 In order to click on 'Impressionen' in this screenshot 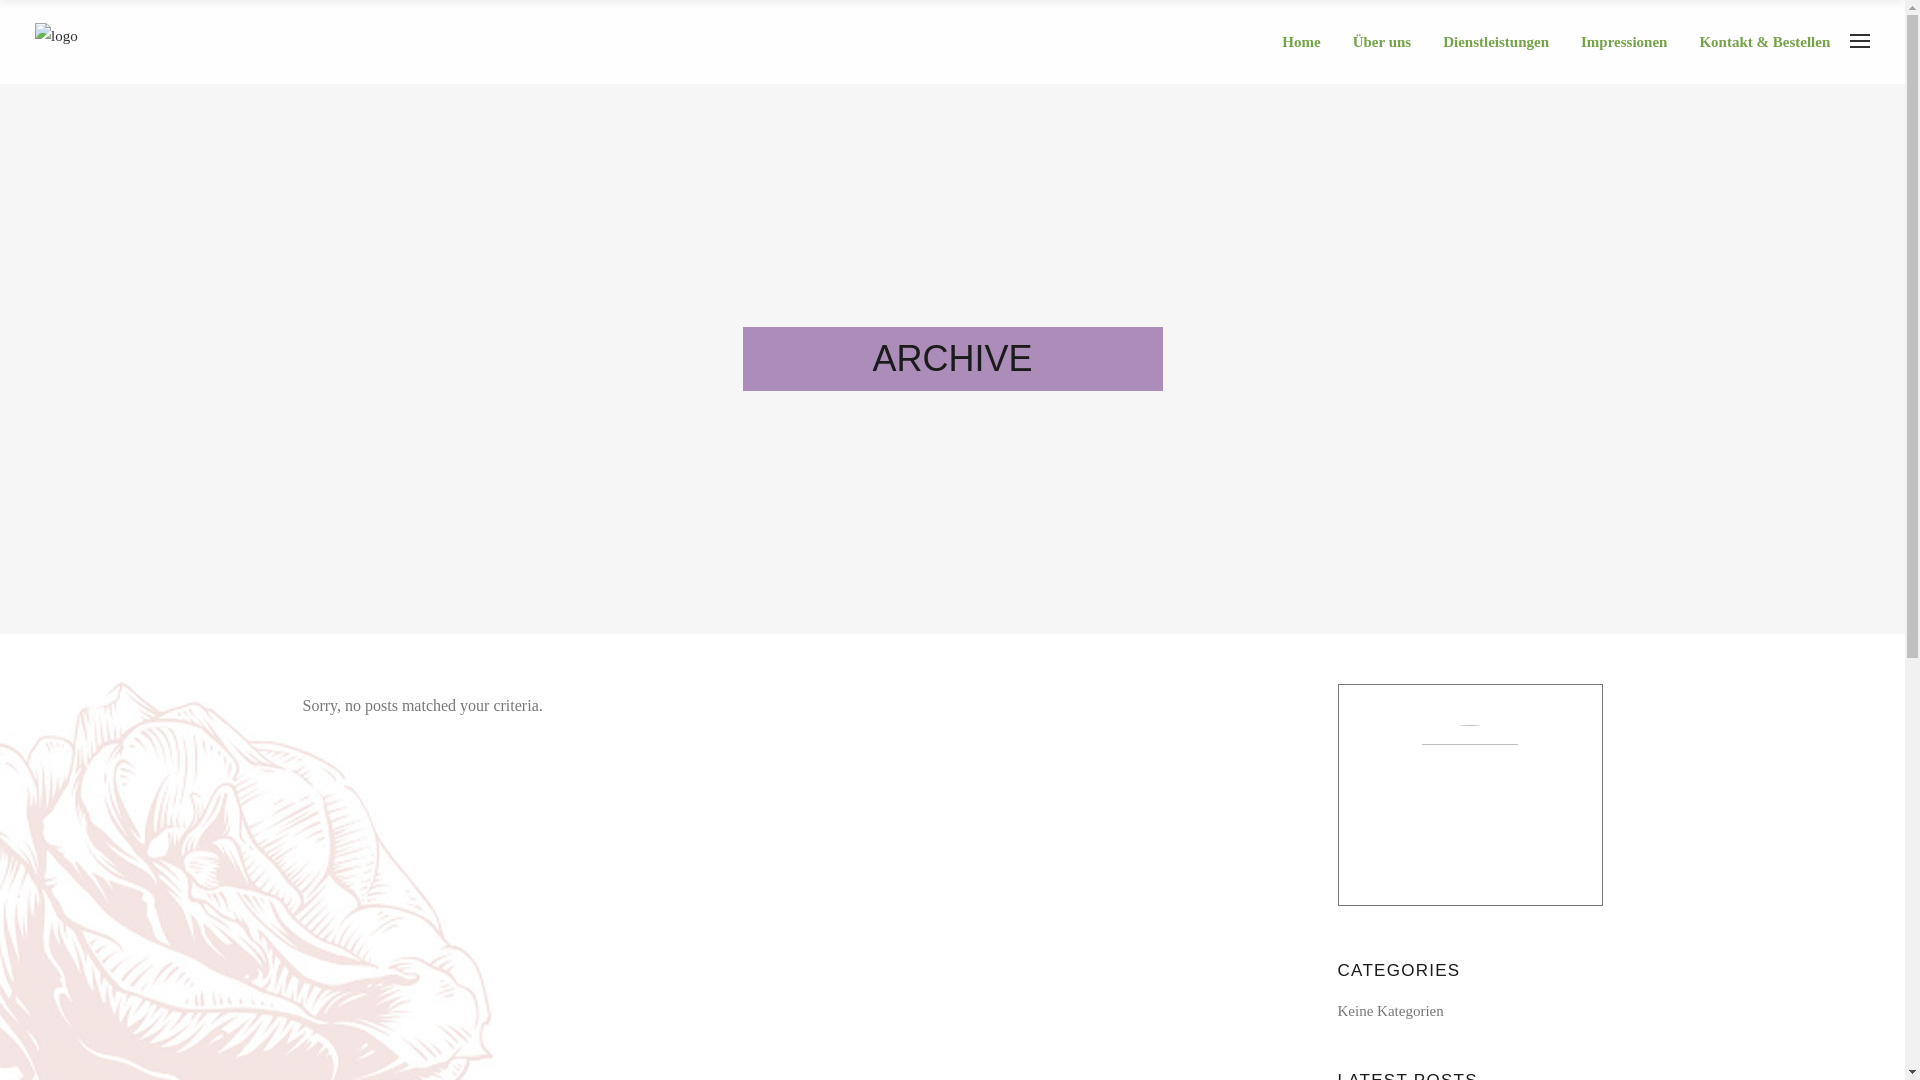, I will do `click(1632, 42)`.